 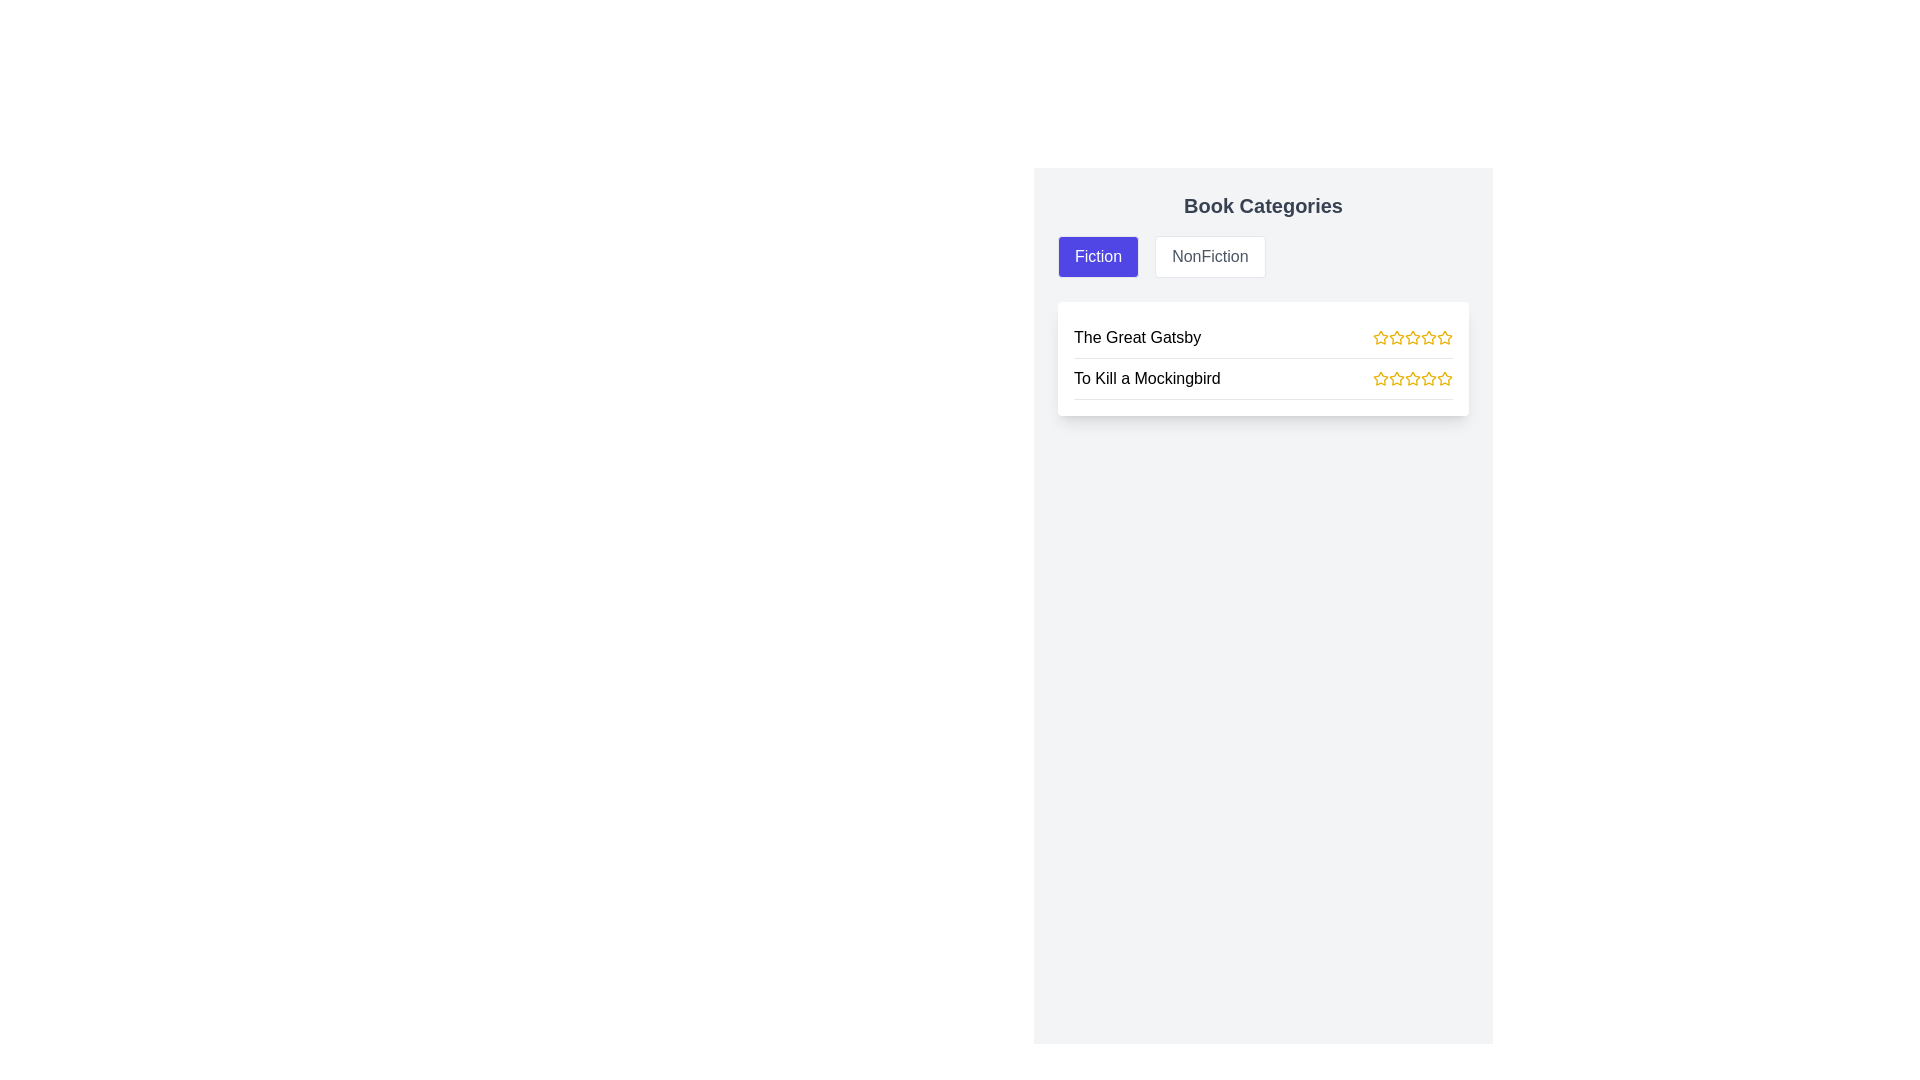 I want to click on the fourth star icon in the rating row associated with the book 'The Great Gatsby', so click(x=1411, y=336).